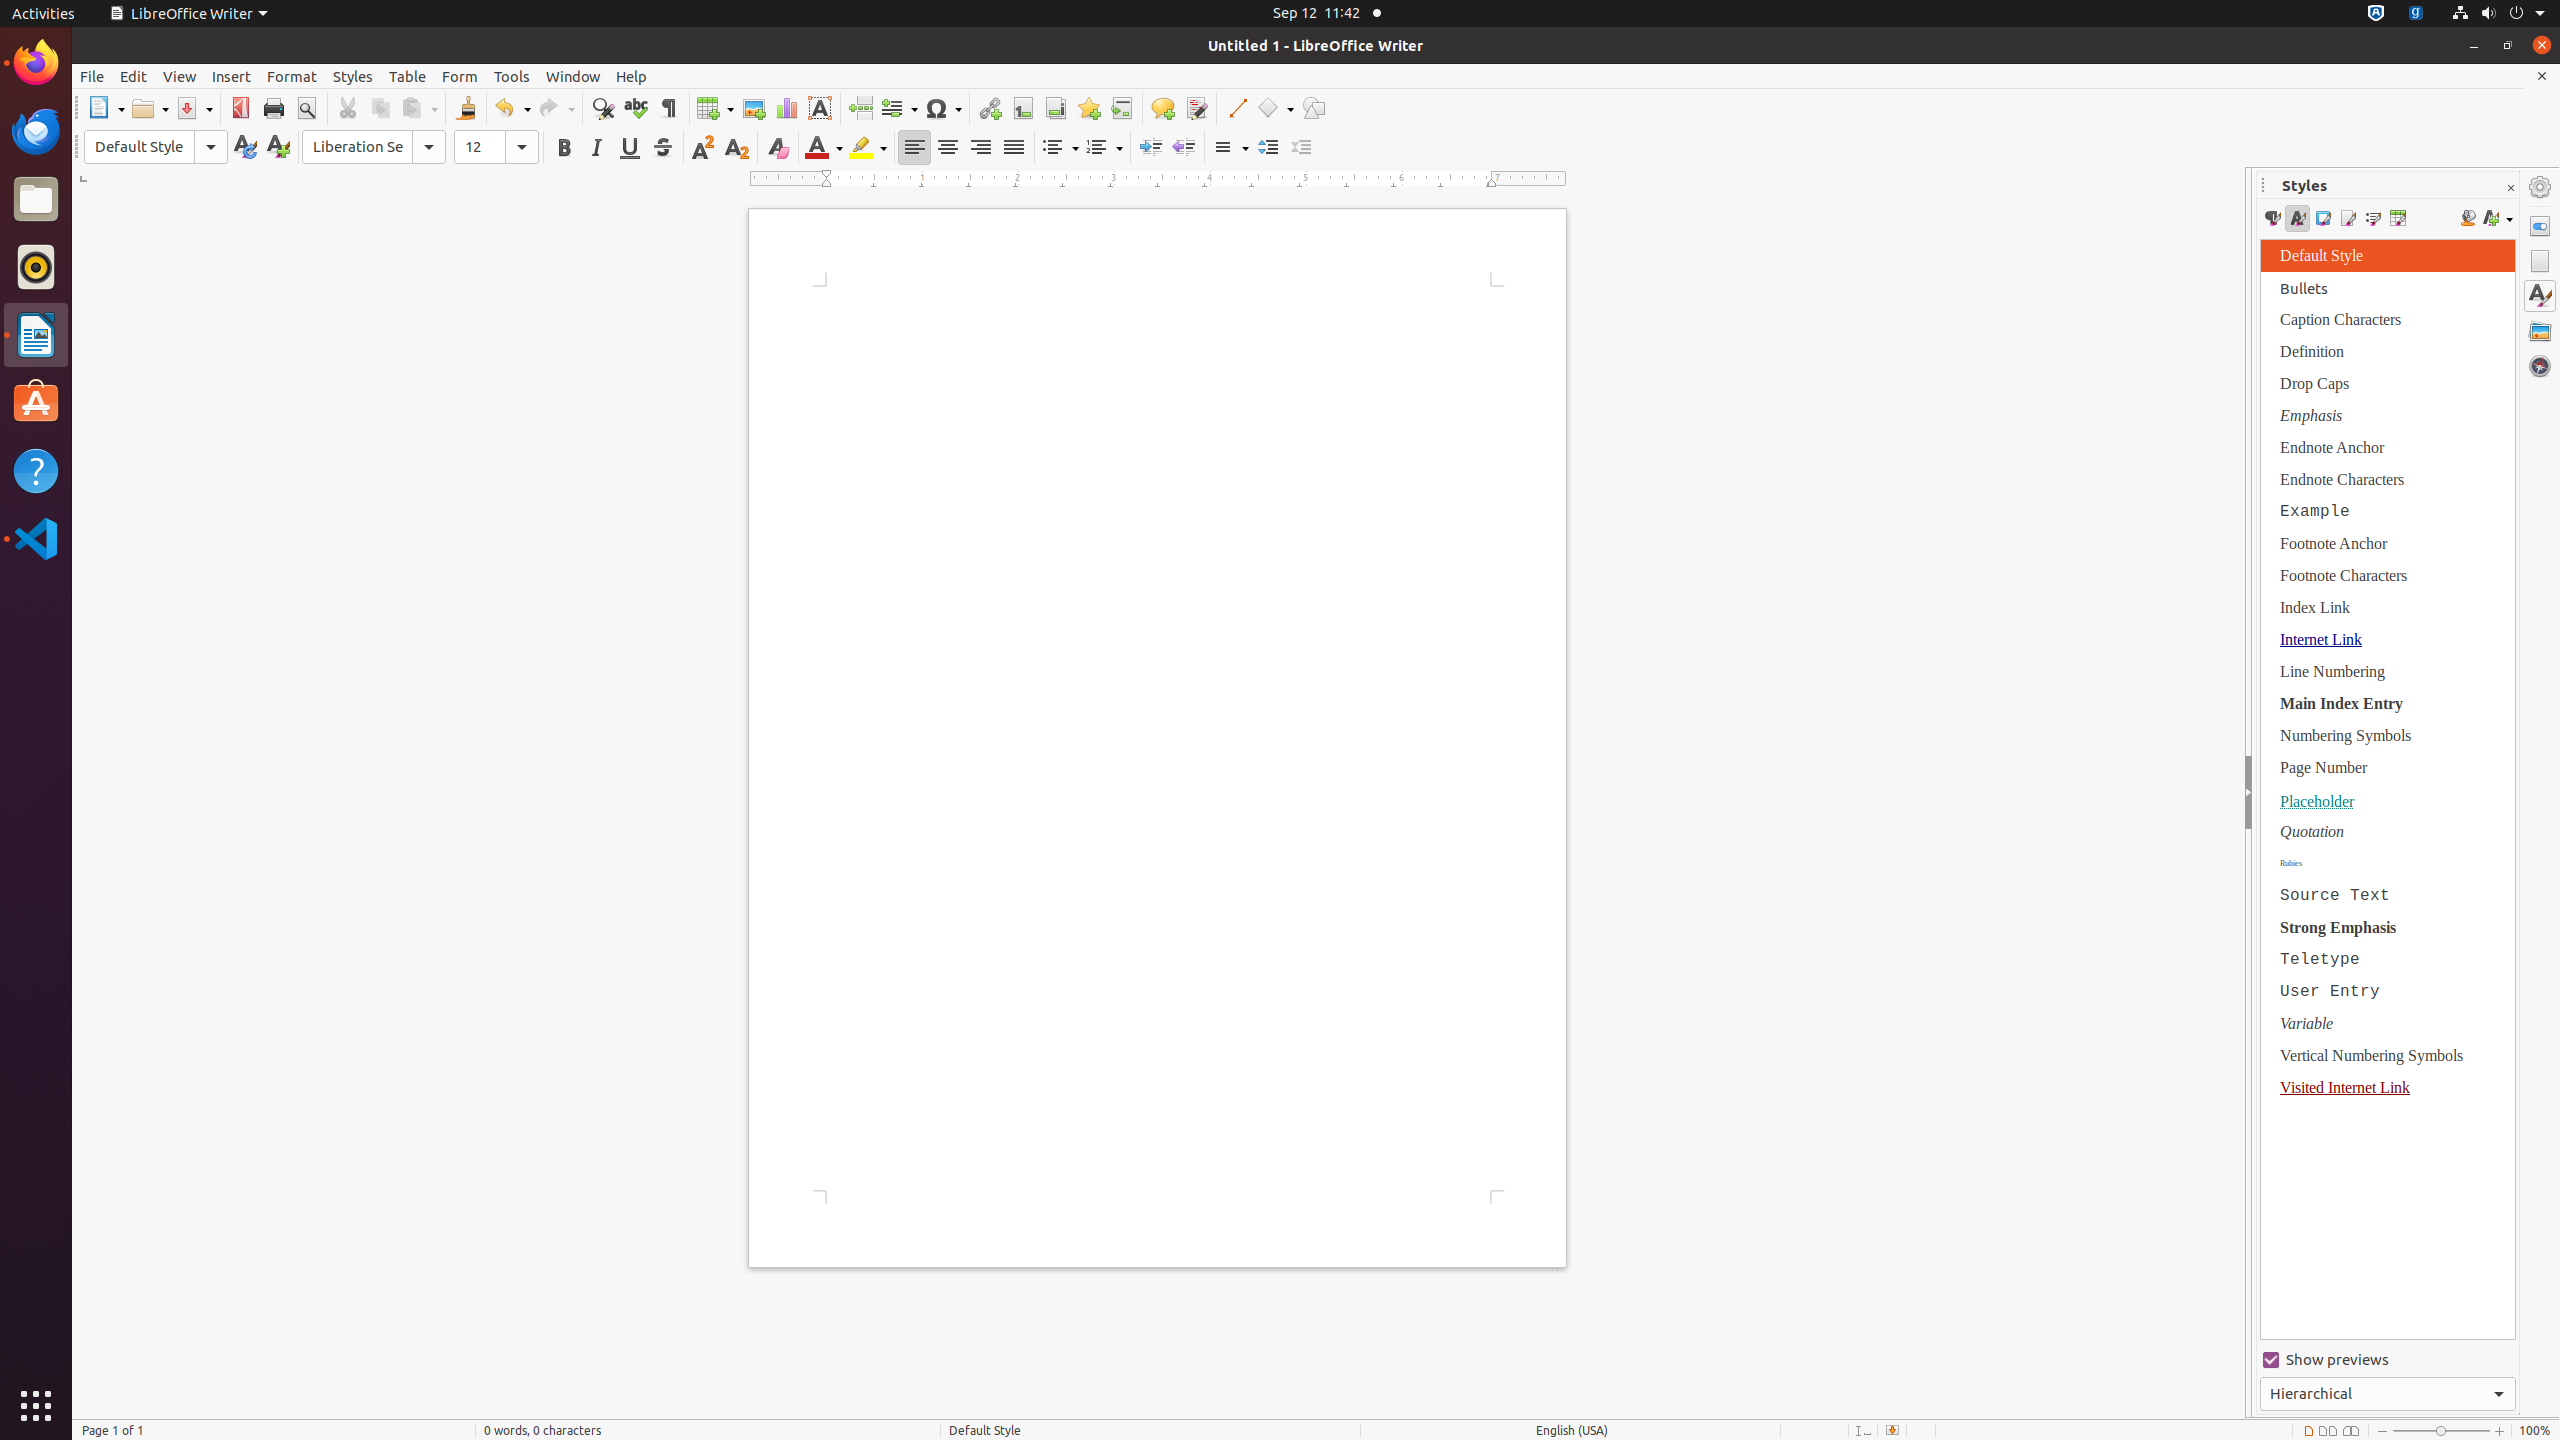 This screenshot has width=2560, height=1440. Describe the element at coordinates (595, 146) in the screenshot. I see `'Italic'` at that location.